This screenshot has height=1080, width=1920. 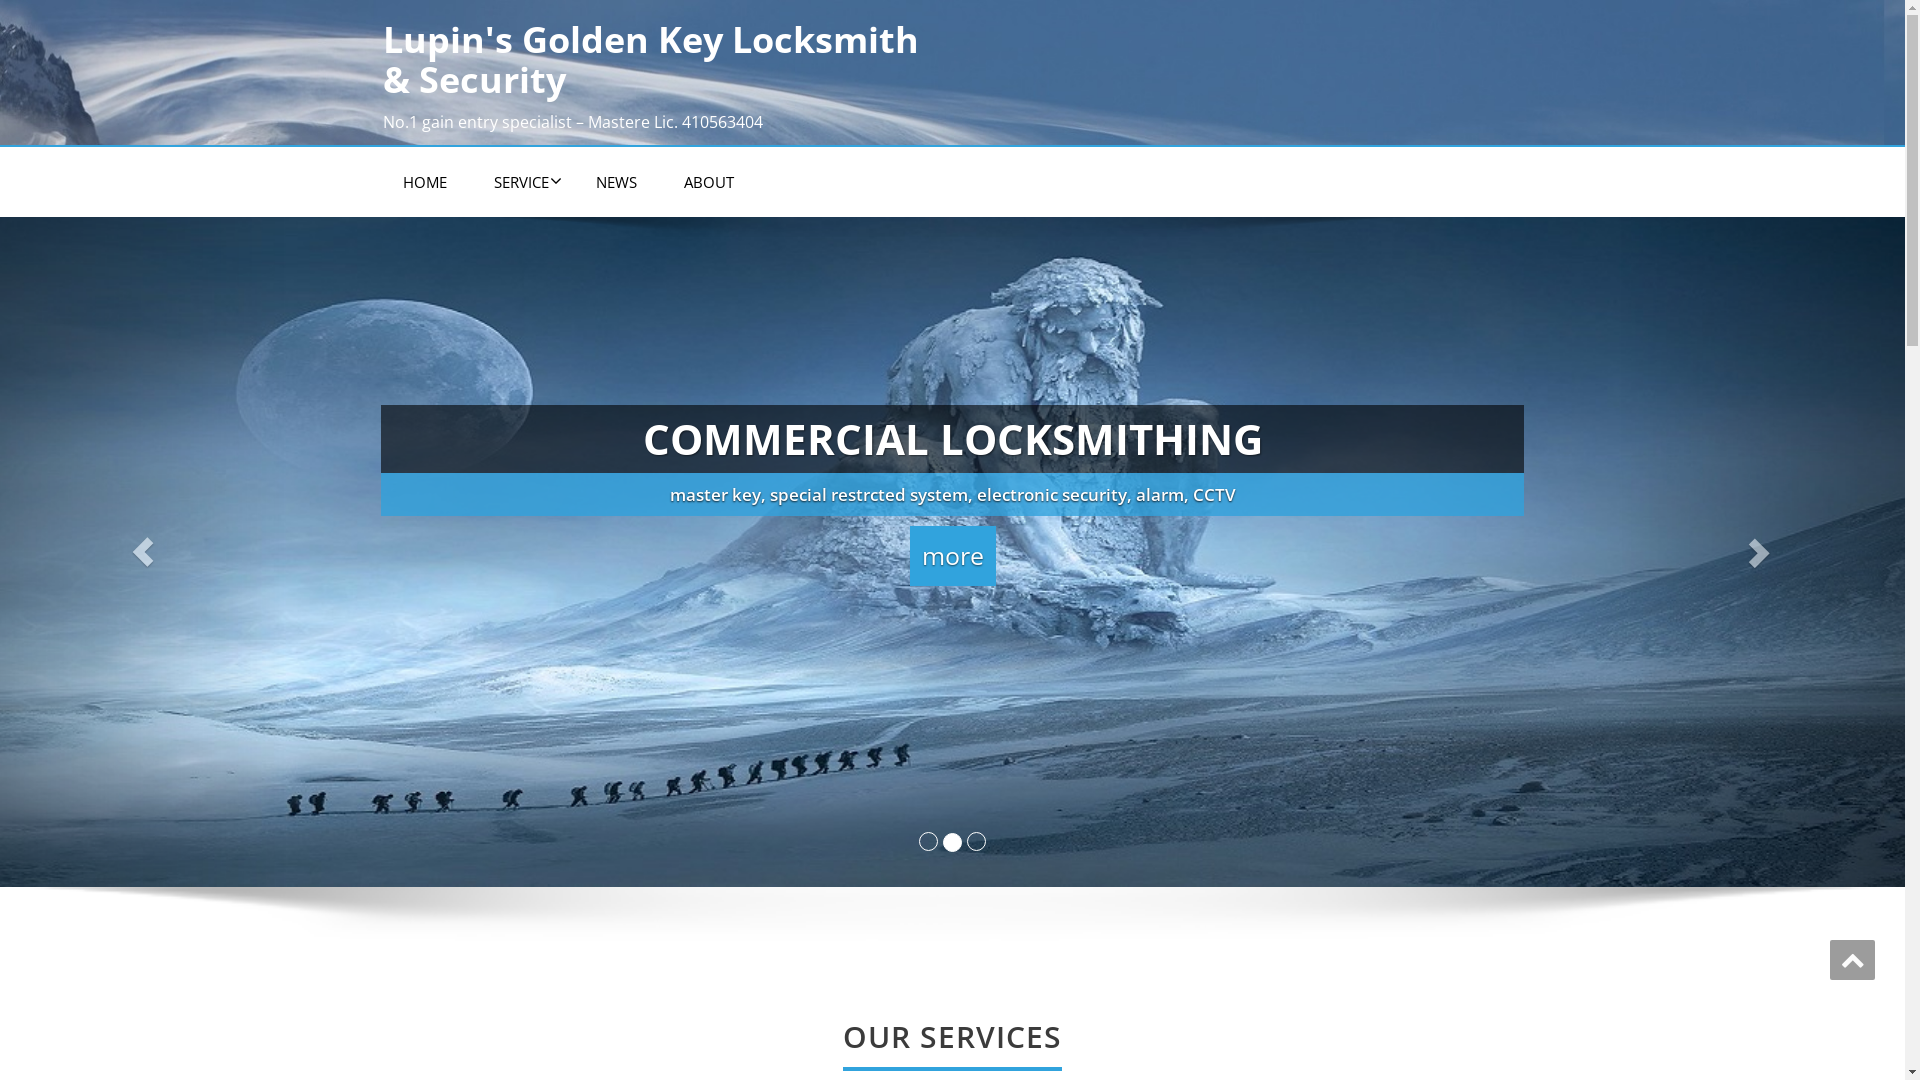 What do you see at coordinates (1851, 959) in the screenshot?
I see `'Go Top'` at bounding box center [1851, 959].